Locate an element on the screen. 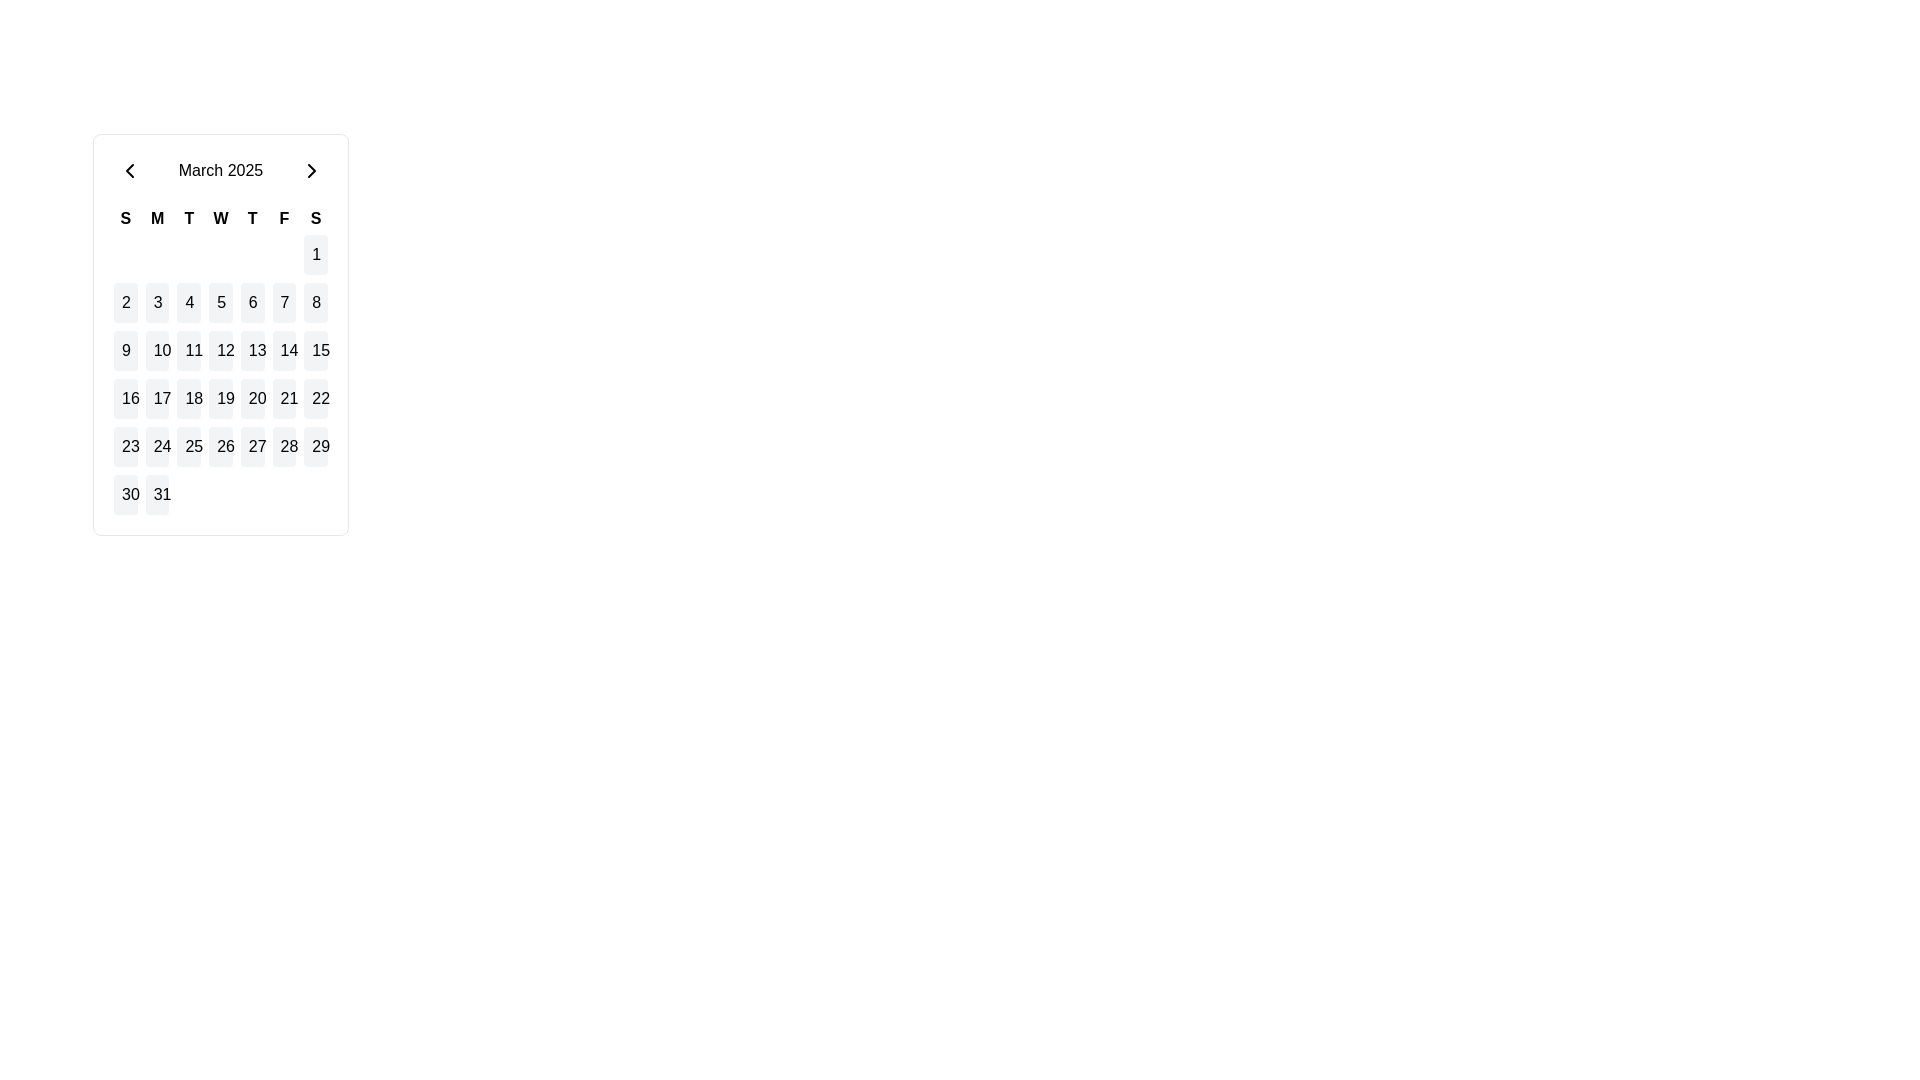 This screenshot has width=1920, height=1080. the button representing the 28th day of the month in the calendar interface is located at coordinates (283, 446).